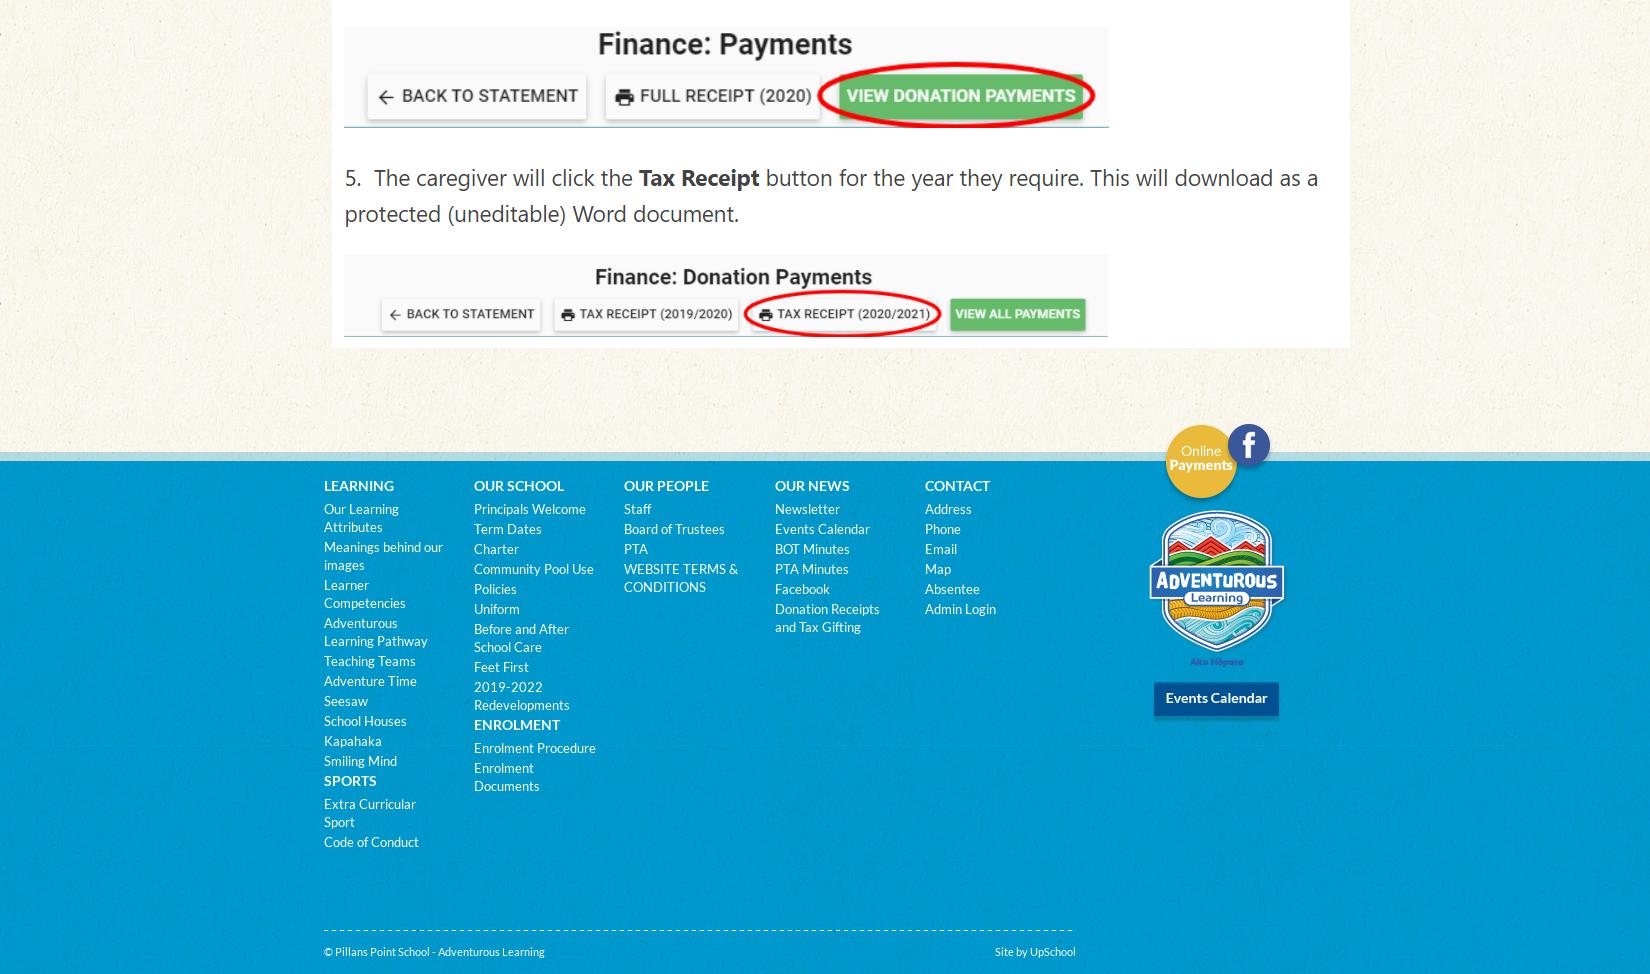  What do you see at coordinates (810, 549) in the screenshot?
I see `'BOT Minutes'` at bounding box center [810, 549].